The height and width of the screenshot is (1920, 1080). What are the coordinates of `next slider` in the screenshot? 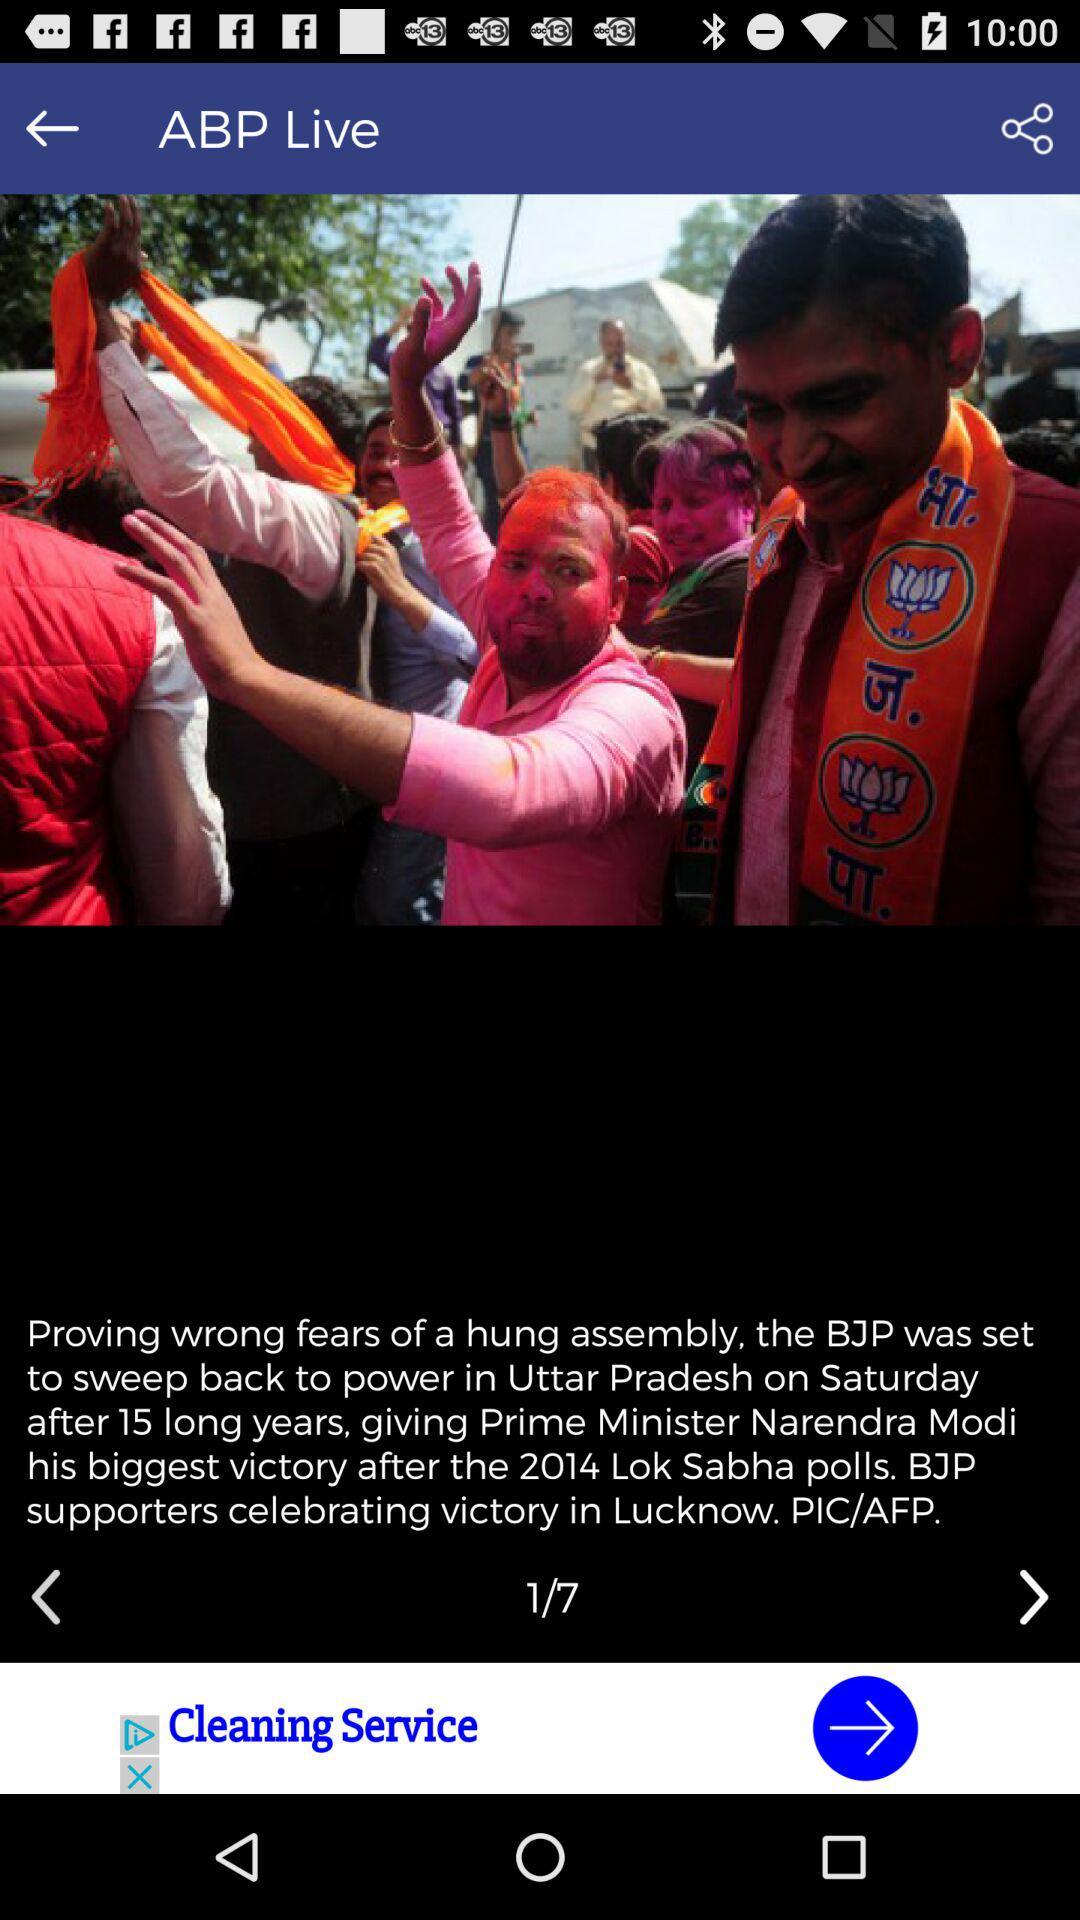 It's located at (1033, 1596).